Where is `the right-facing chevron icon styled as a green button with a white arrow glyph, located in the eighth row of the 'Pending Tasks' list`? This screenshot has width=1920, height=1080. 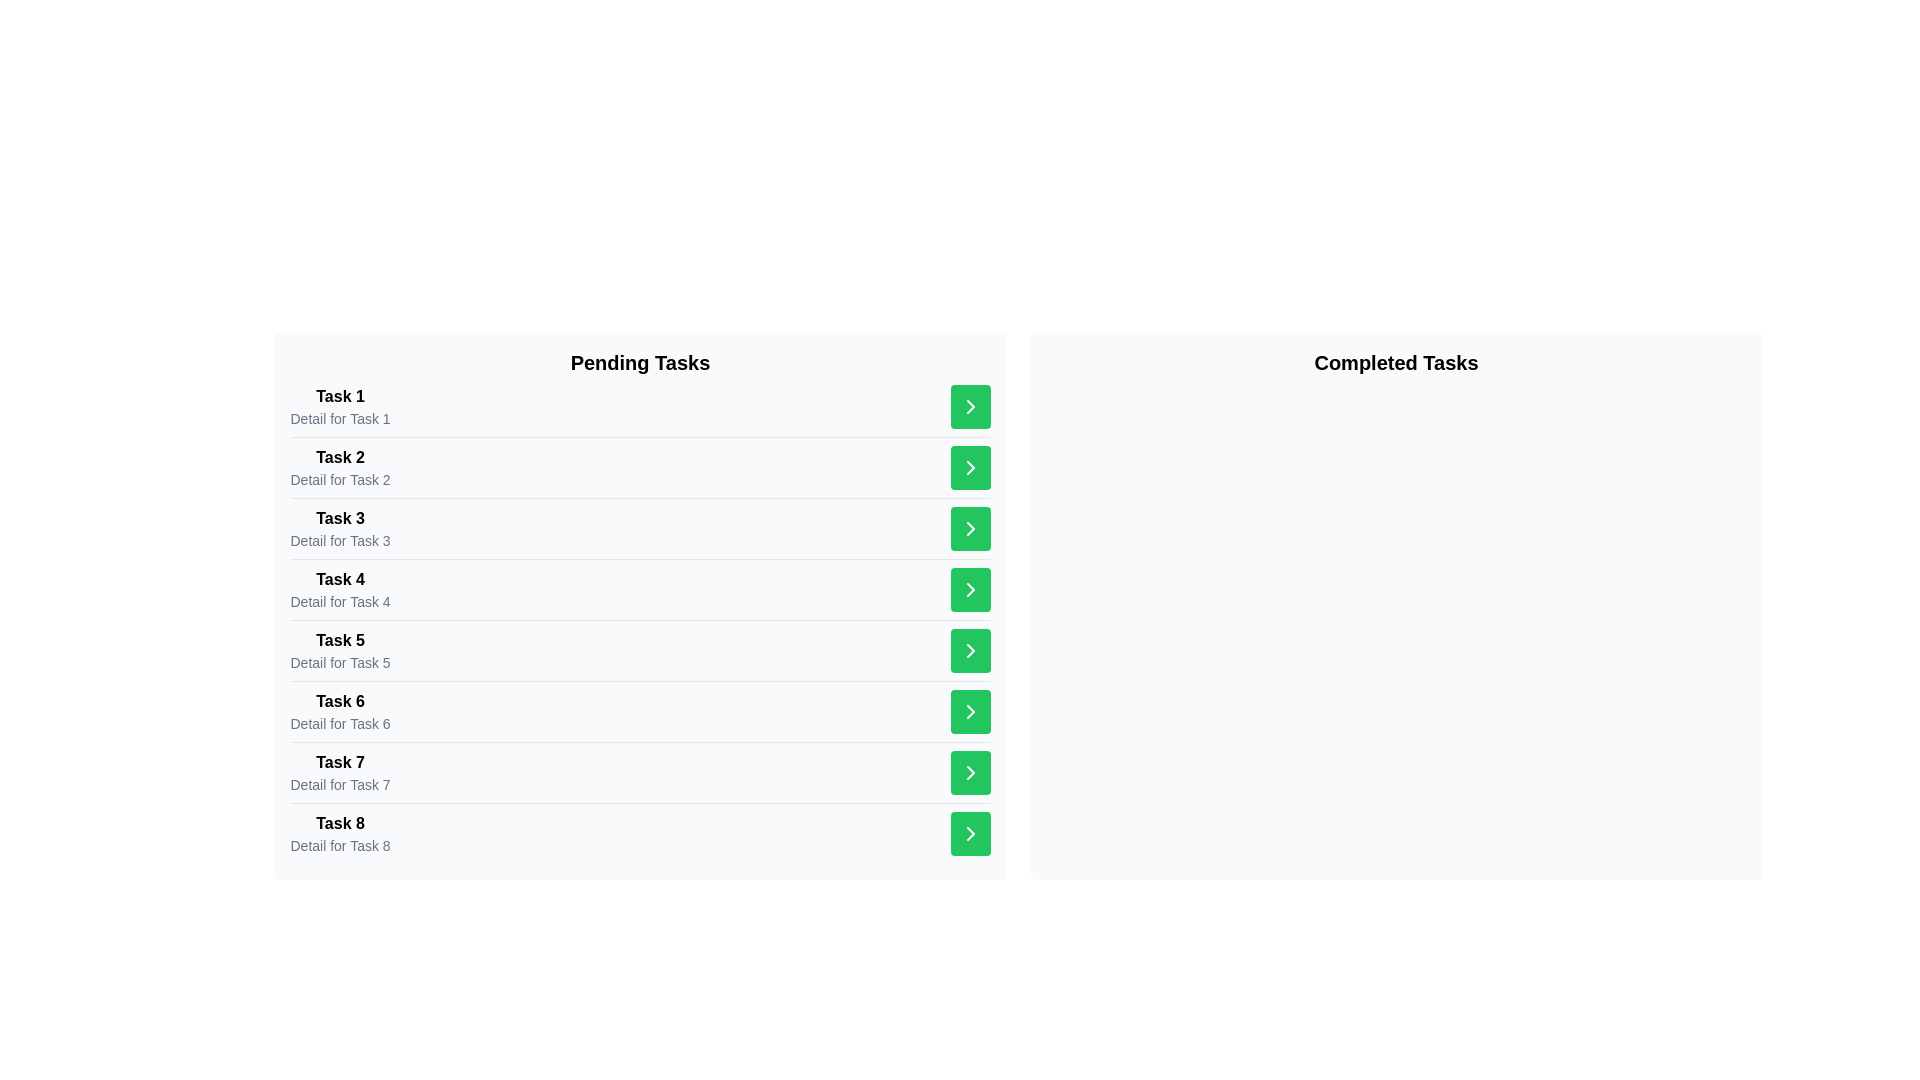 the right-facing chevron icon styled as a green button with a white arrow glyph, located in the eighth row of the 'Pending Tasks' list is located at coordinates (970, 771).